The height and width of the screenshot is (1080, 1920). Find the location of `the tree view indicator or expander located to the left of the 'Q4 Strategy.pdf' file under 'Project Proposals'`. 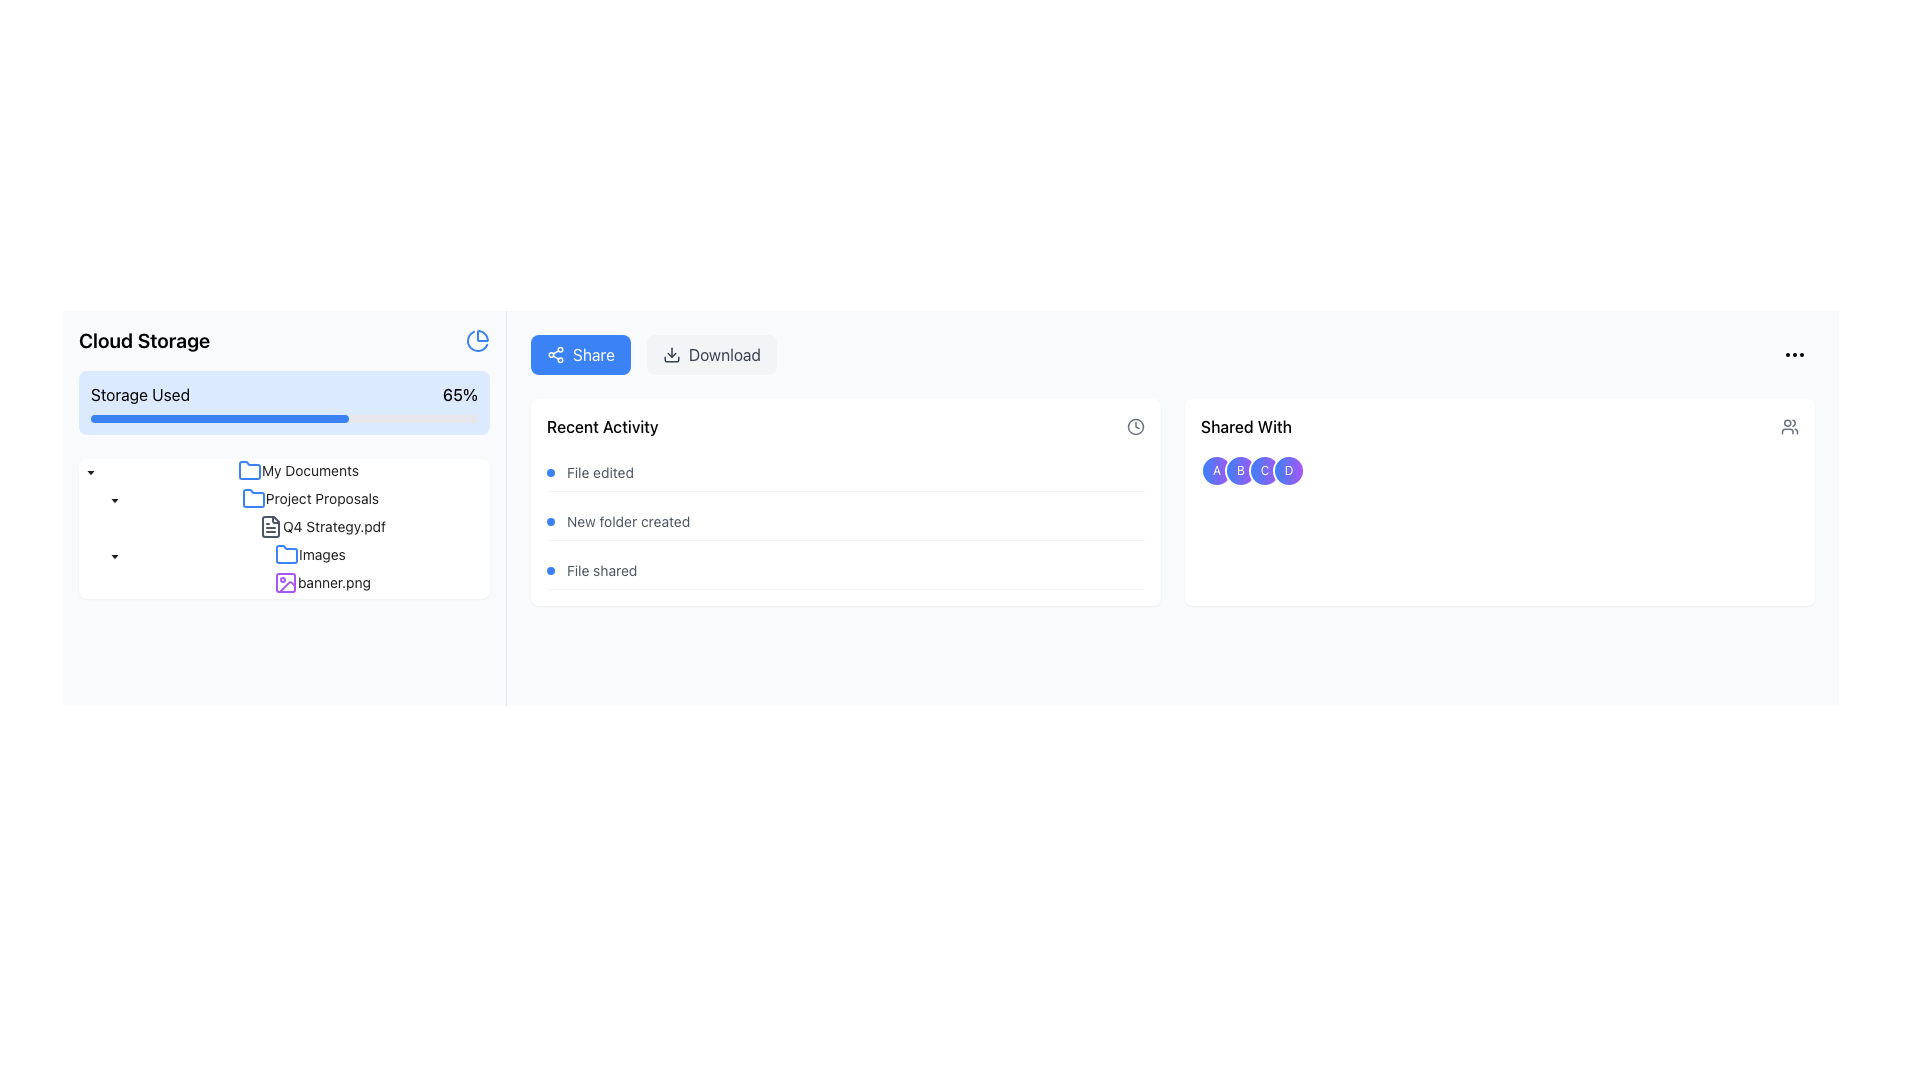

the tree view indicator or expander located to the left of the 'Q4 Strategy.pdf' file under 'Project Proposals' is located at coordinates (138, 526).